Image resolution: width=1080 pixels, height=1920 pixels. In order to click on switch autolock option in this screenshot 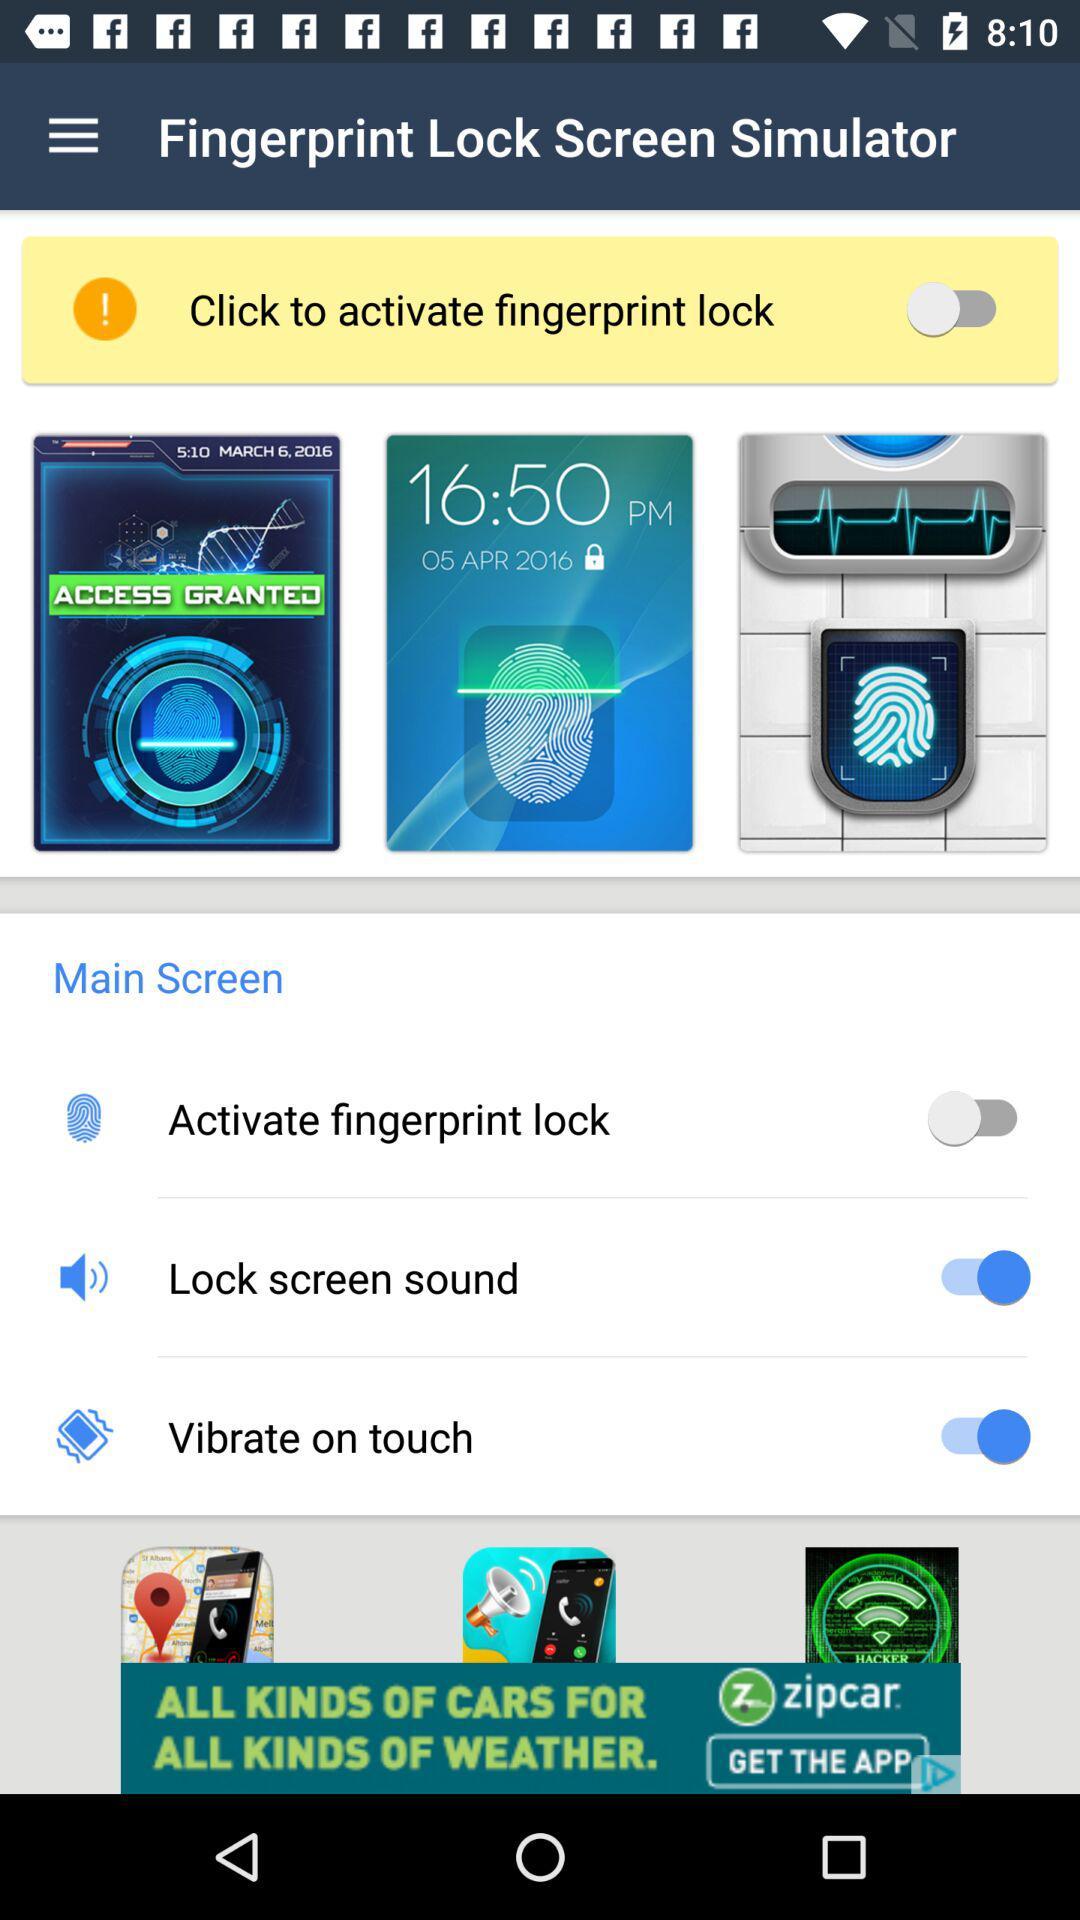, I will do `click(957, 307)`.